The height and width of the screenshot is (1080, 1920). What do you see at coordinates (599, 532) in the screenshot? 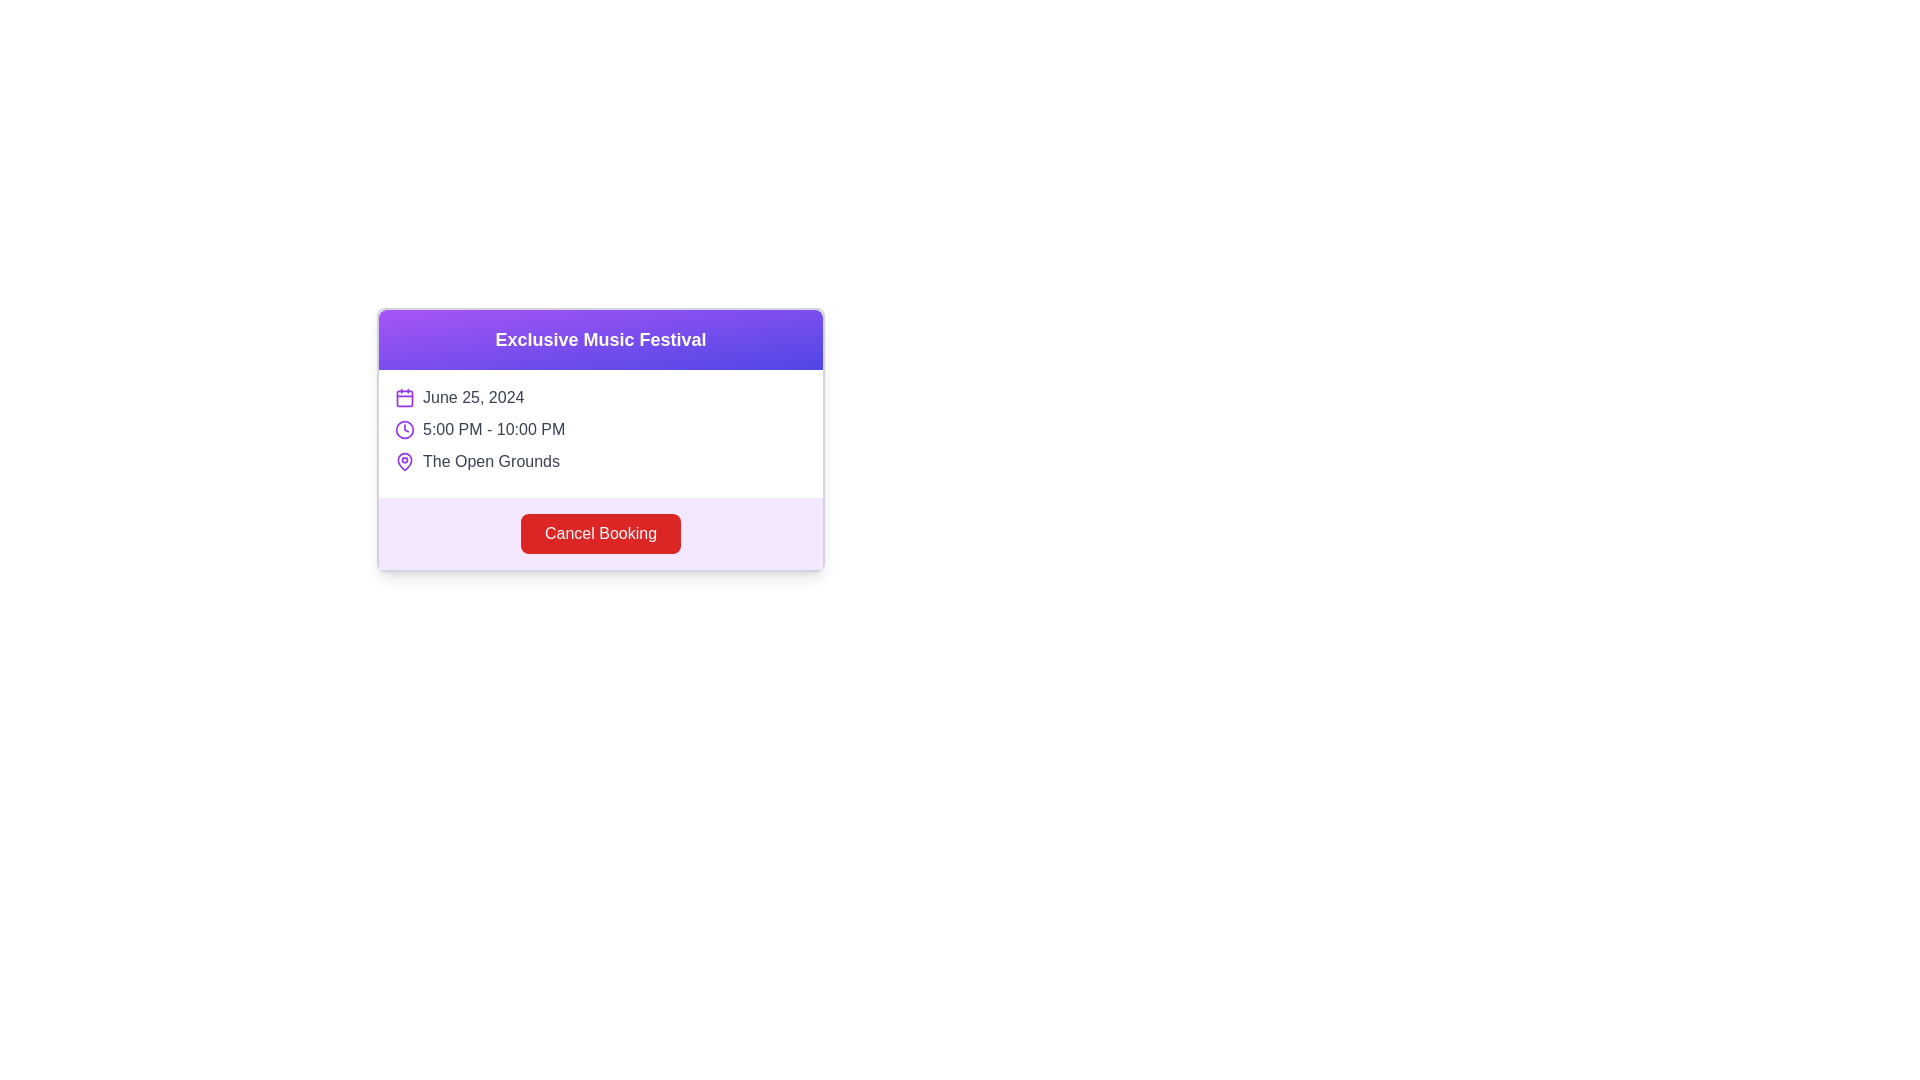
I see `the red 'Cancel Booking' button with rounded corners located at the bottom of the event card to initiate cancellation` at bounding box center [599, 532].